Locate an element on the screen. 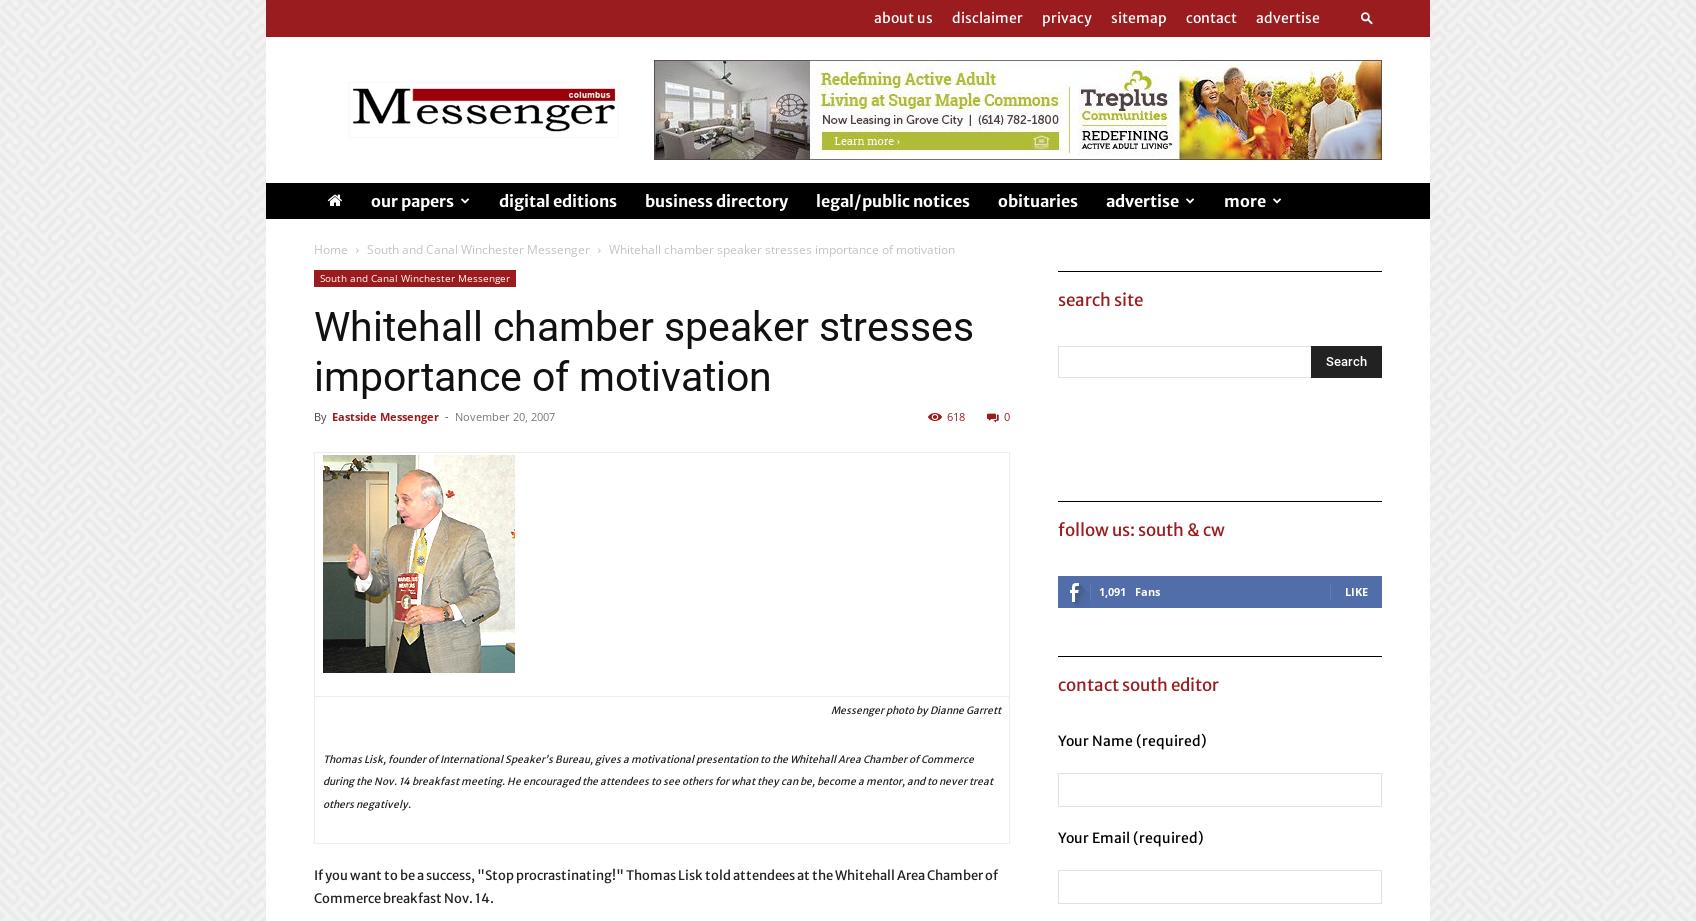 The image size is (1696, 921). '-' is located at coordinates (445, 416).